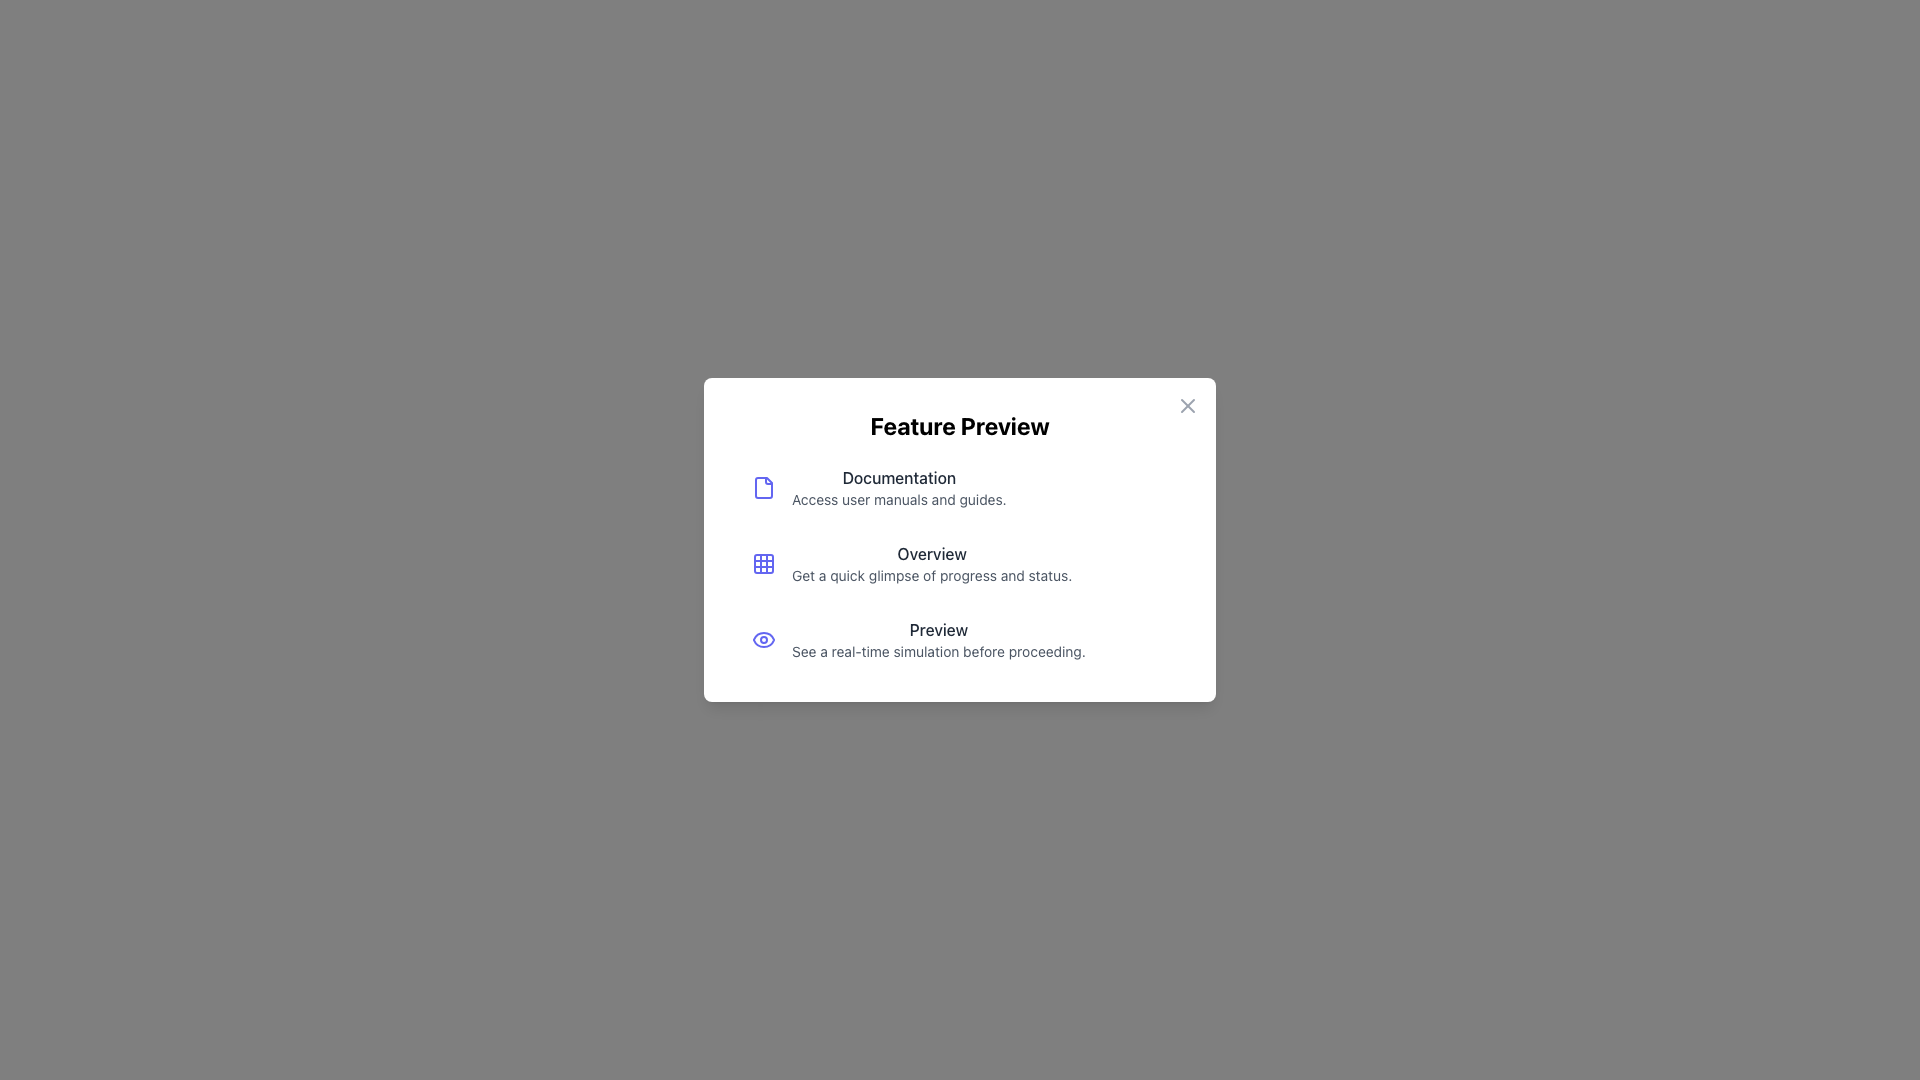 The image size is (1920, 1080). What do you see at coordinates (960, 540) in the screenshot?
I see `the middle interactive section of the dialog box labeled 'Overview' in the 'Feature Preview' dialog` at bounding box center [960, 540].